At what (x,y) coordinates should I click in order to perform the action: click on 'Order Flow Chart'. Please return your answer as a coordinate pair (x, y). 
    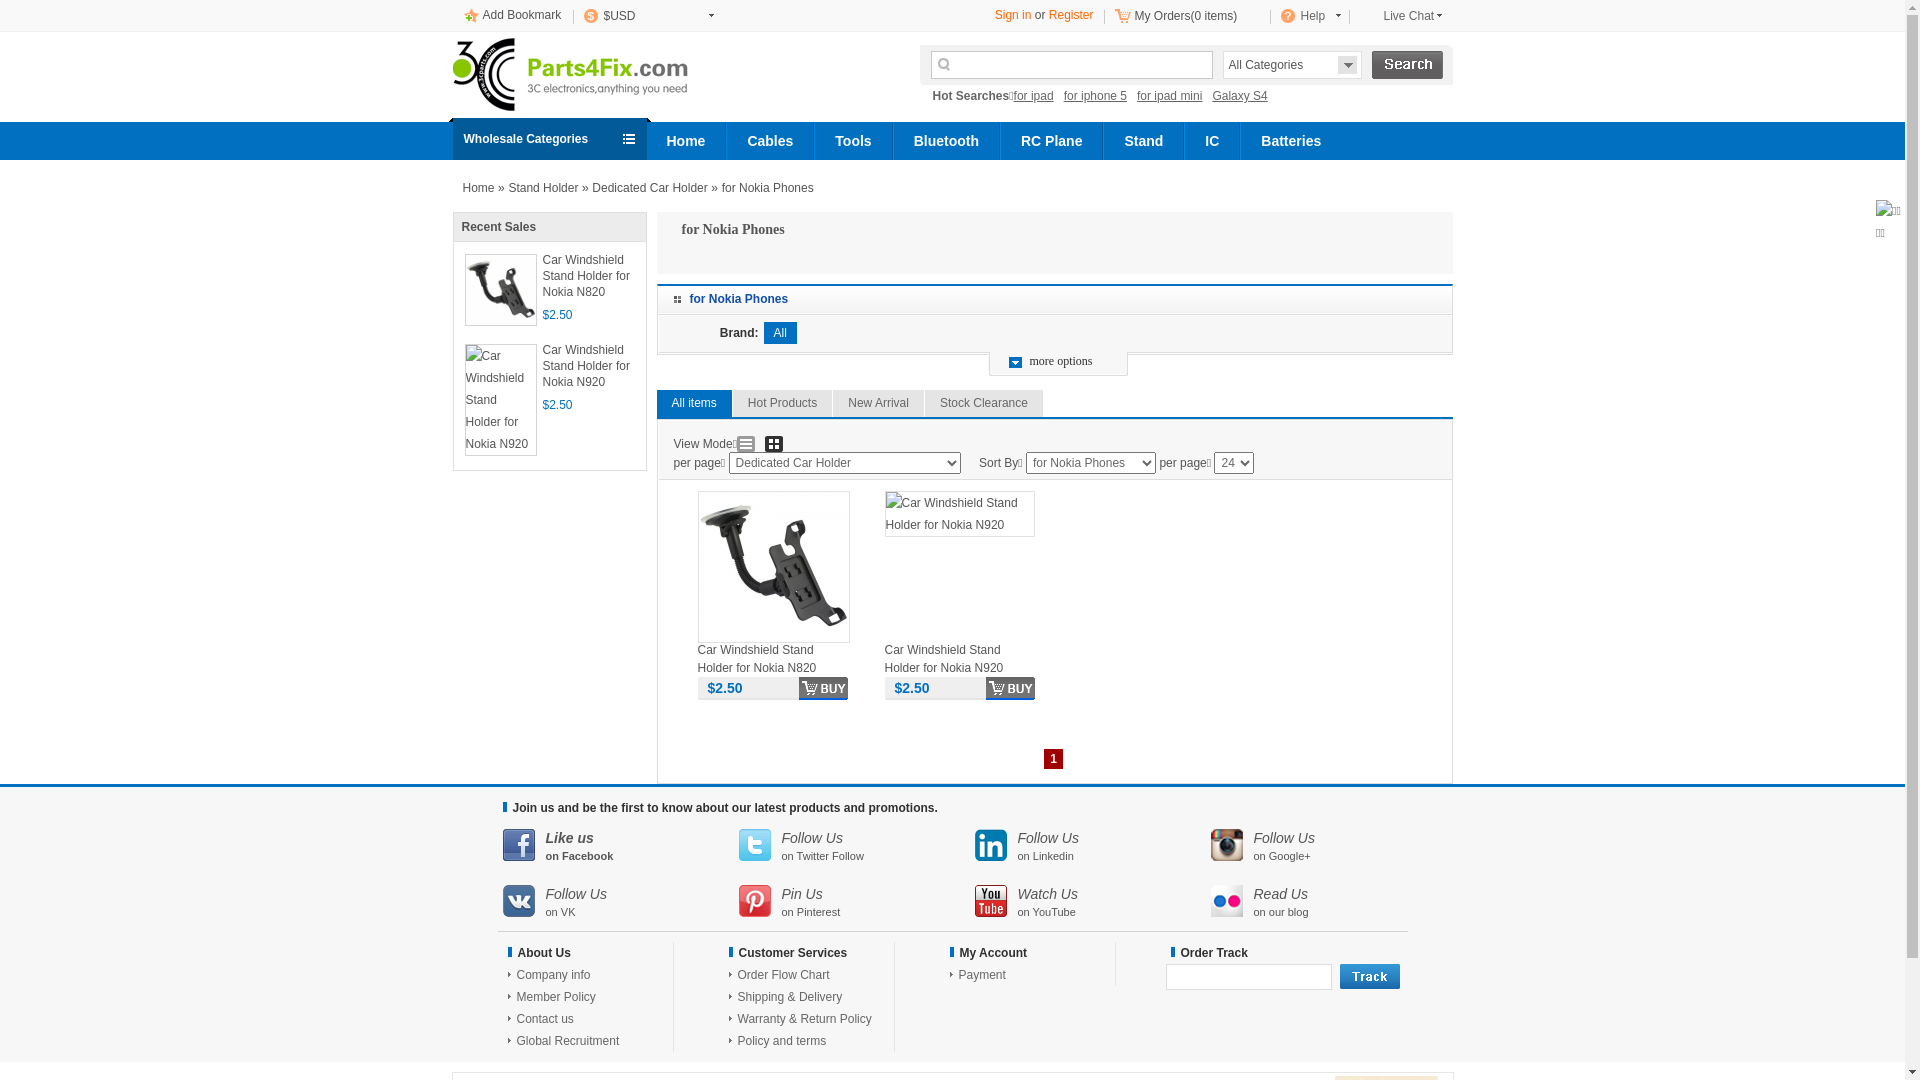
    Looking at the image, I should click on (782, 974).